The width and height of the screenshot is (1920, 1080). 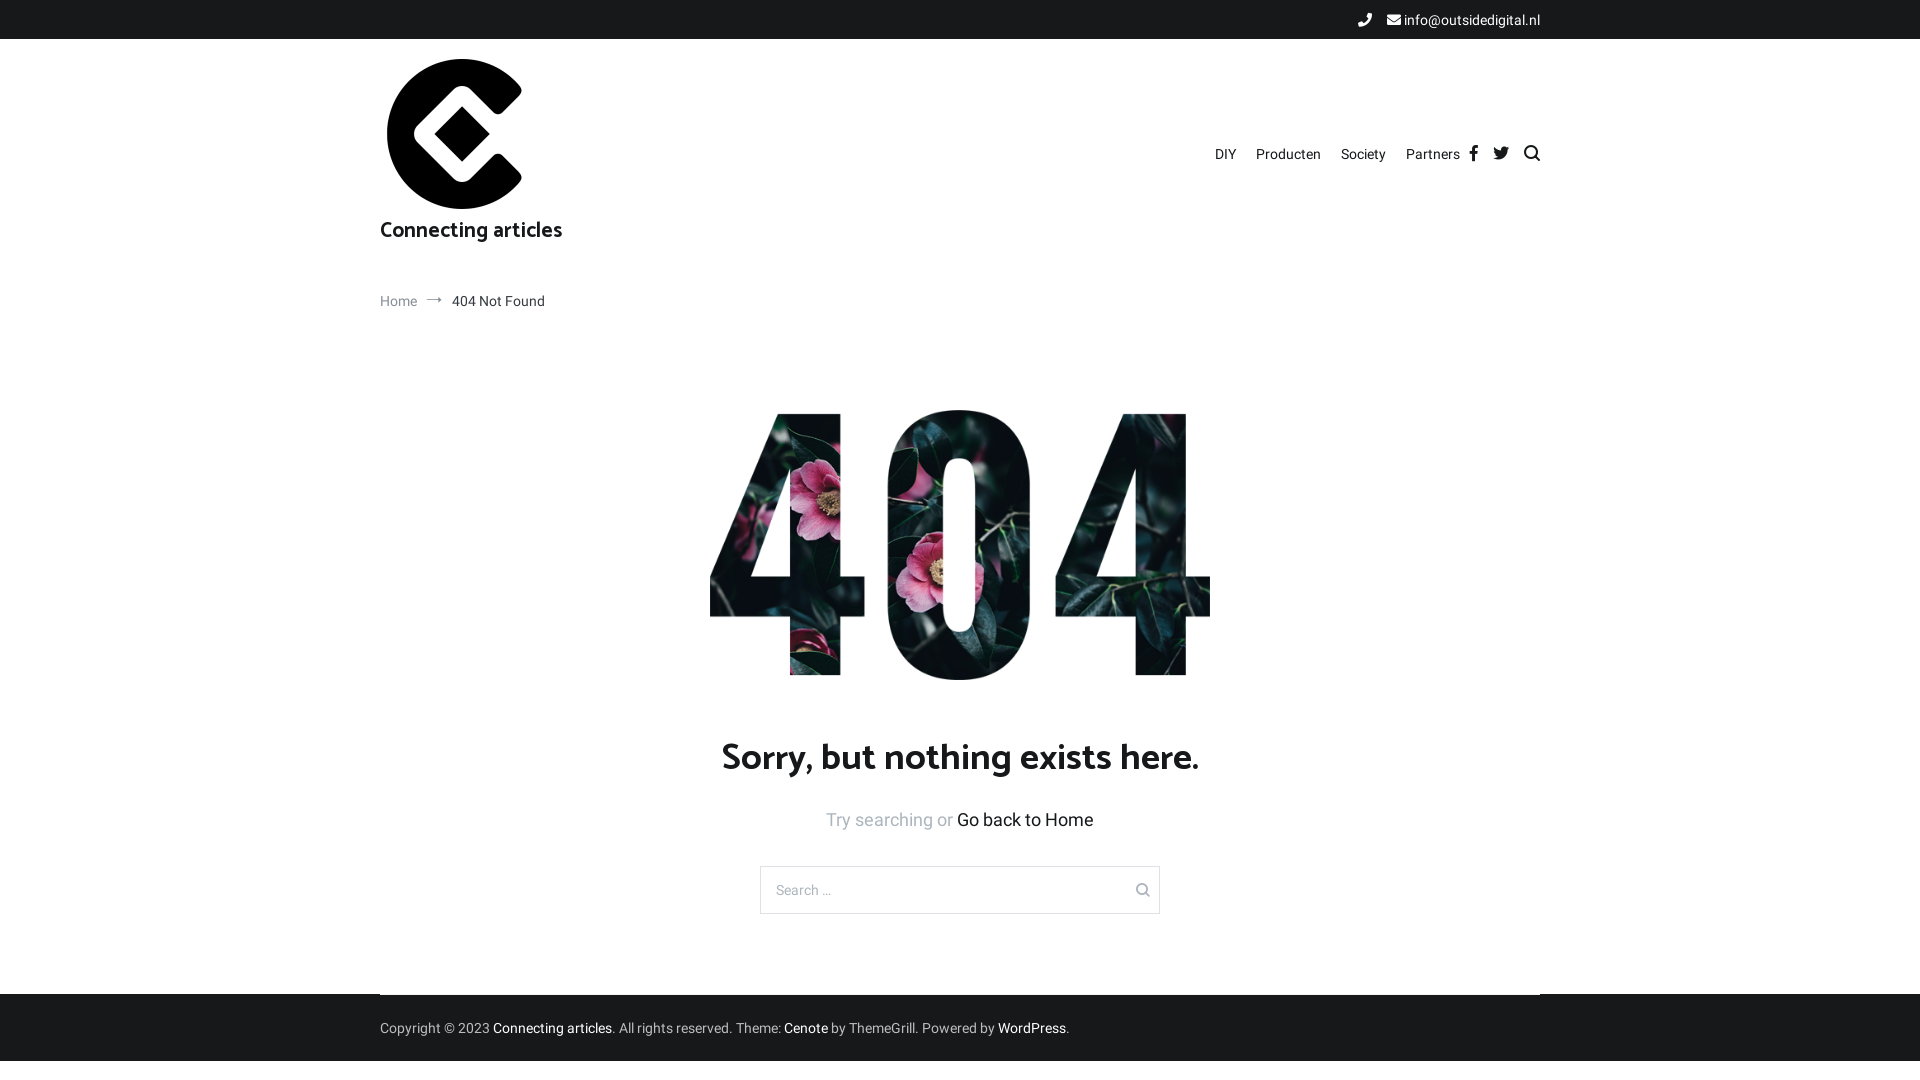 I want to click on 'Home', so click(x=398, y=300).